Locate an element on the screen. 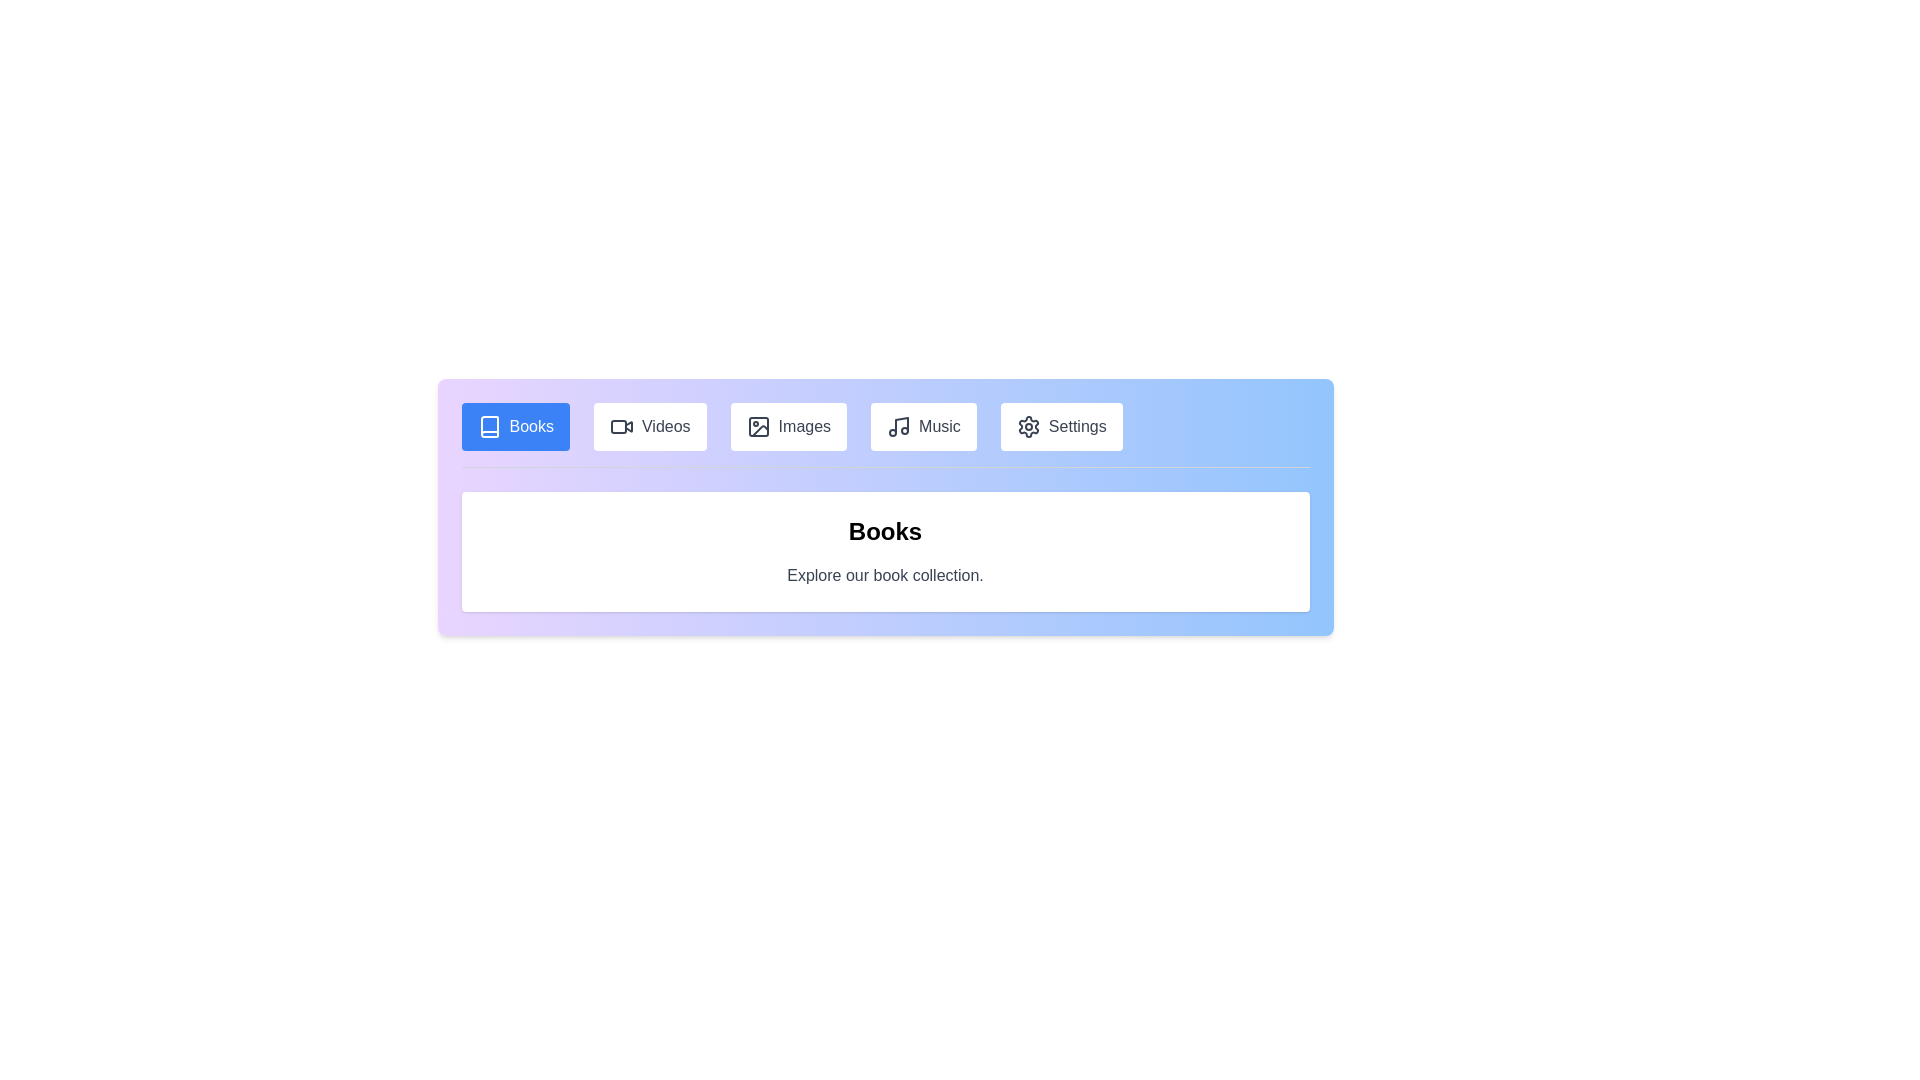 The width and height of the screenshot is (1920, 1080). the Settings tab by clicking on its button is located at coordinates (1059, 426).